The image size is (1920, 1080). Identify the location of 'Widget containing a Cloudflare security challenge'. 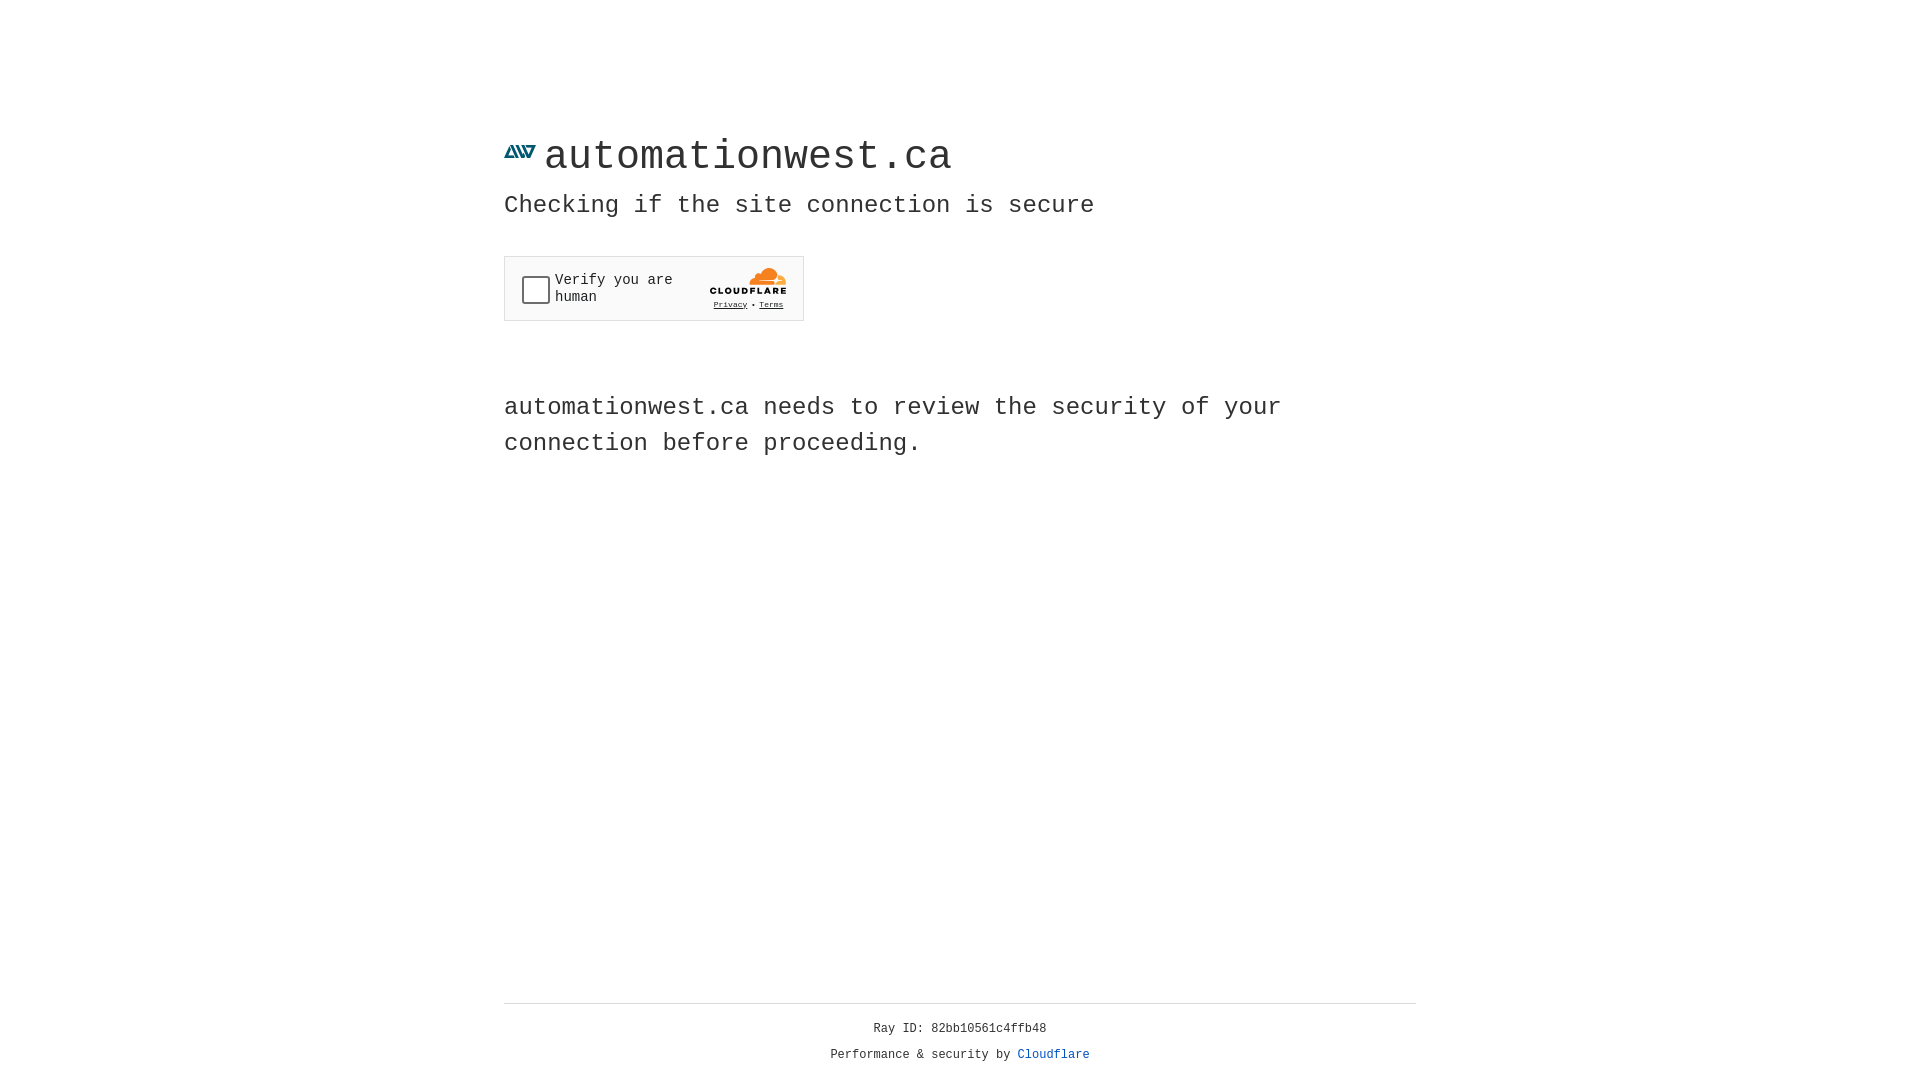
(653, 288).